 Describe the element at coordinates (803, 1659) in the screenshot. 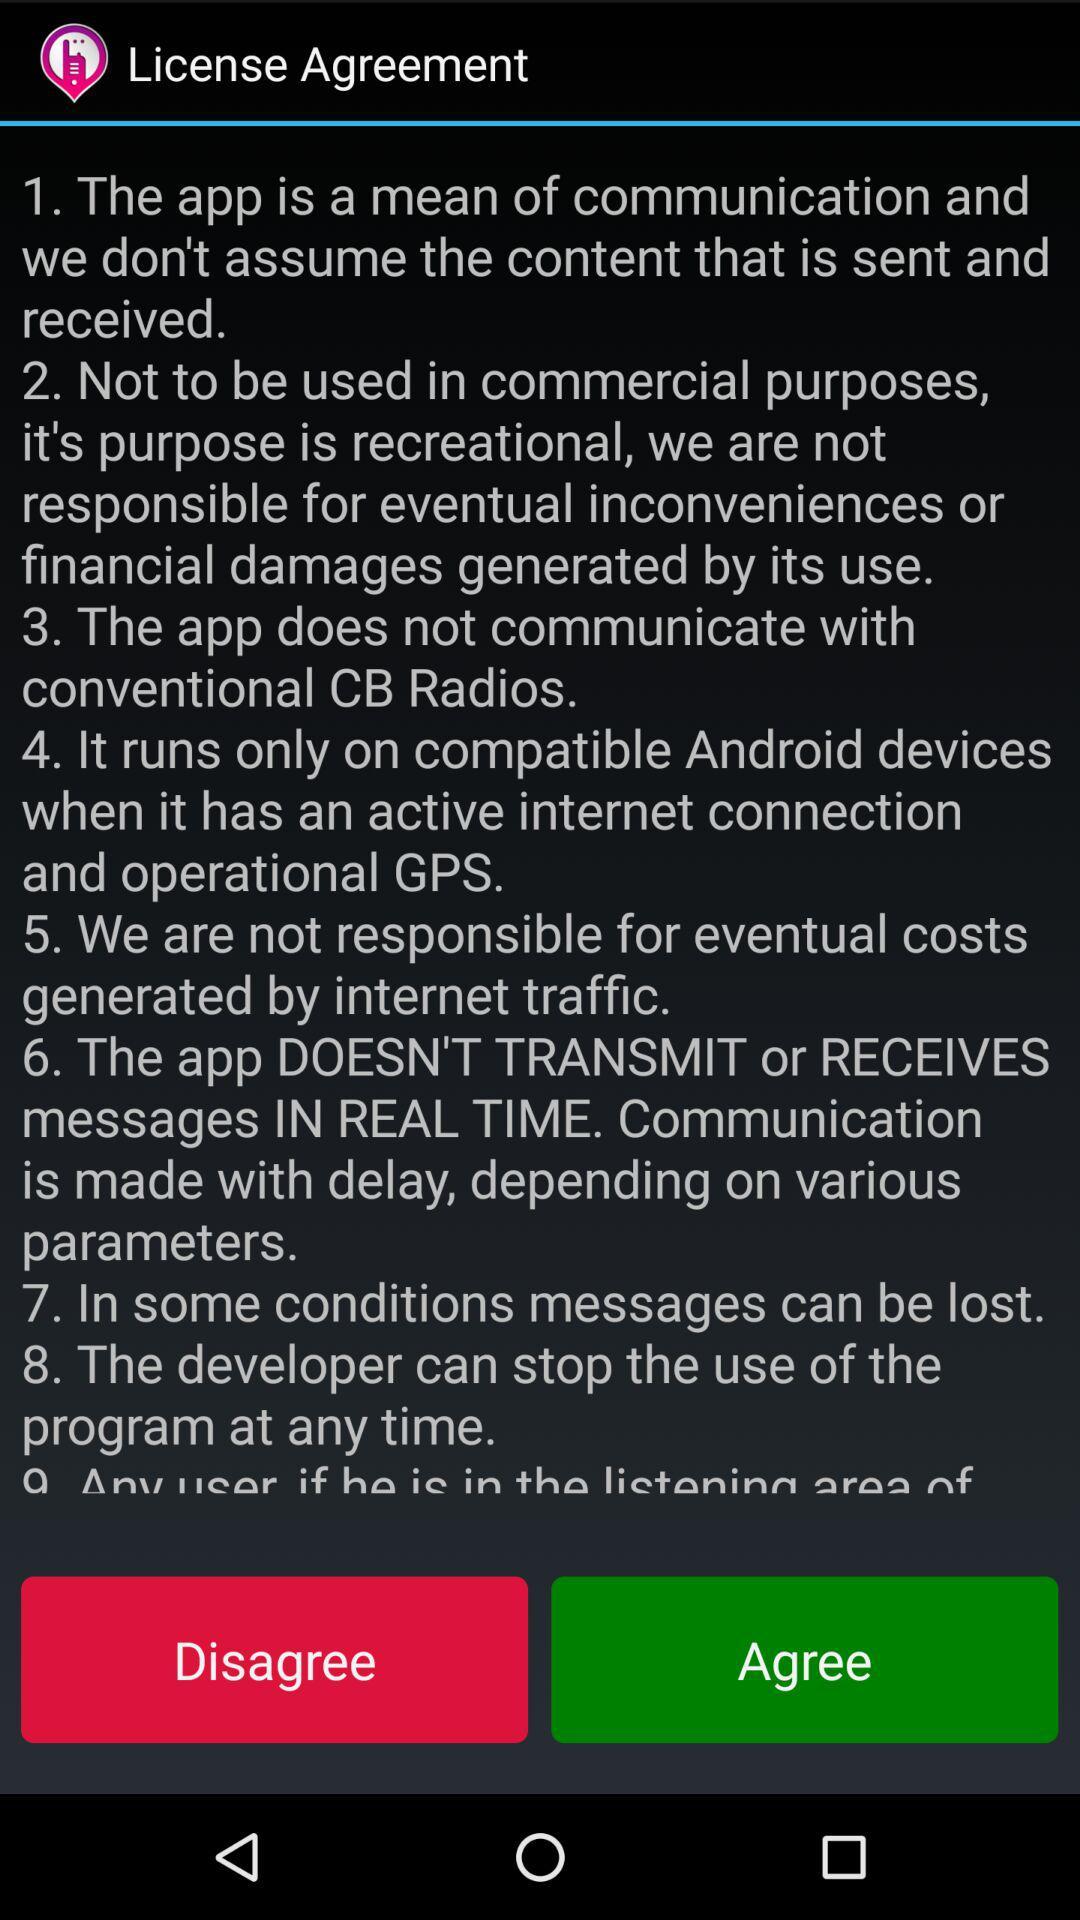

I see `the agree button` at that location.